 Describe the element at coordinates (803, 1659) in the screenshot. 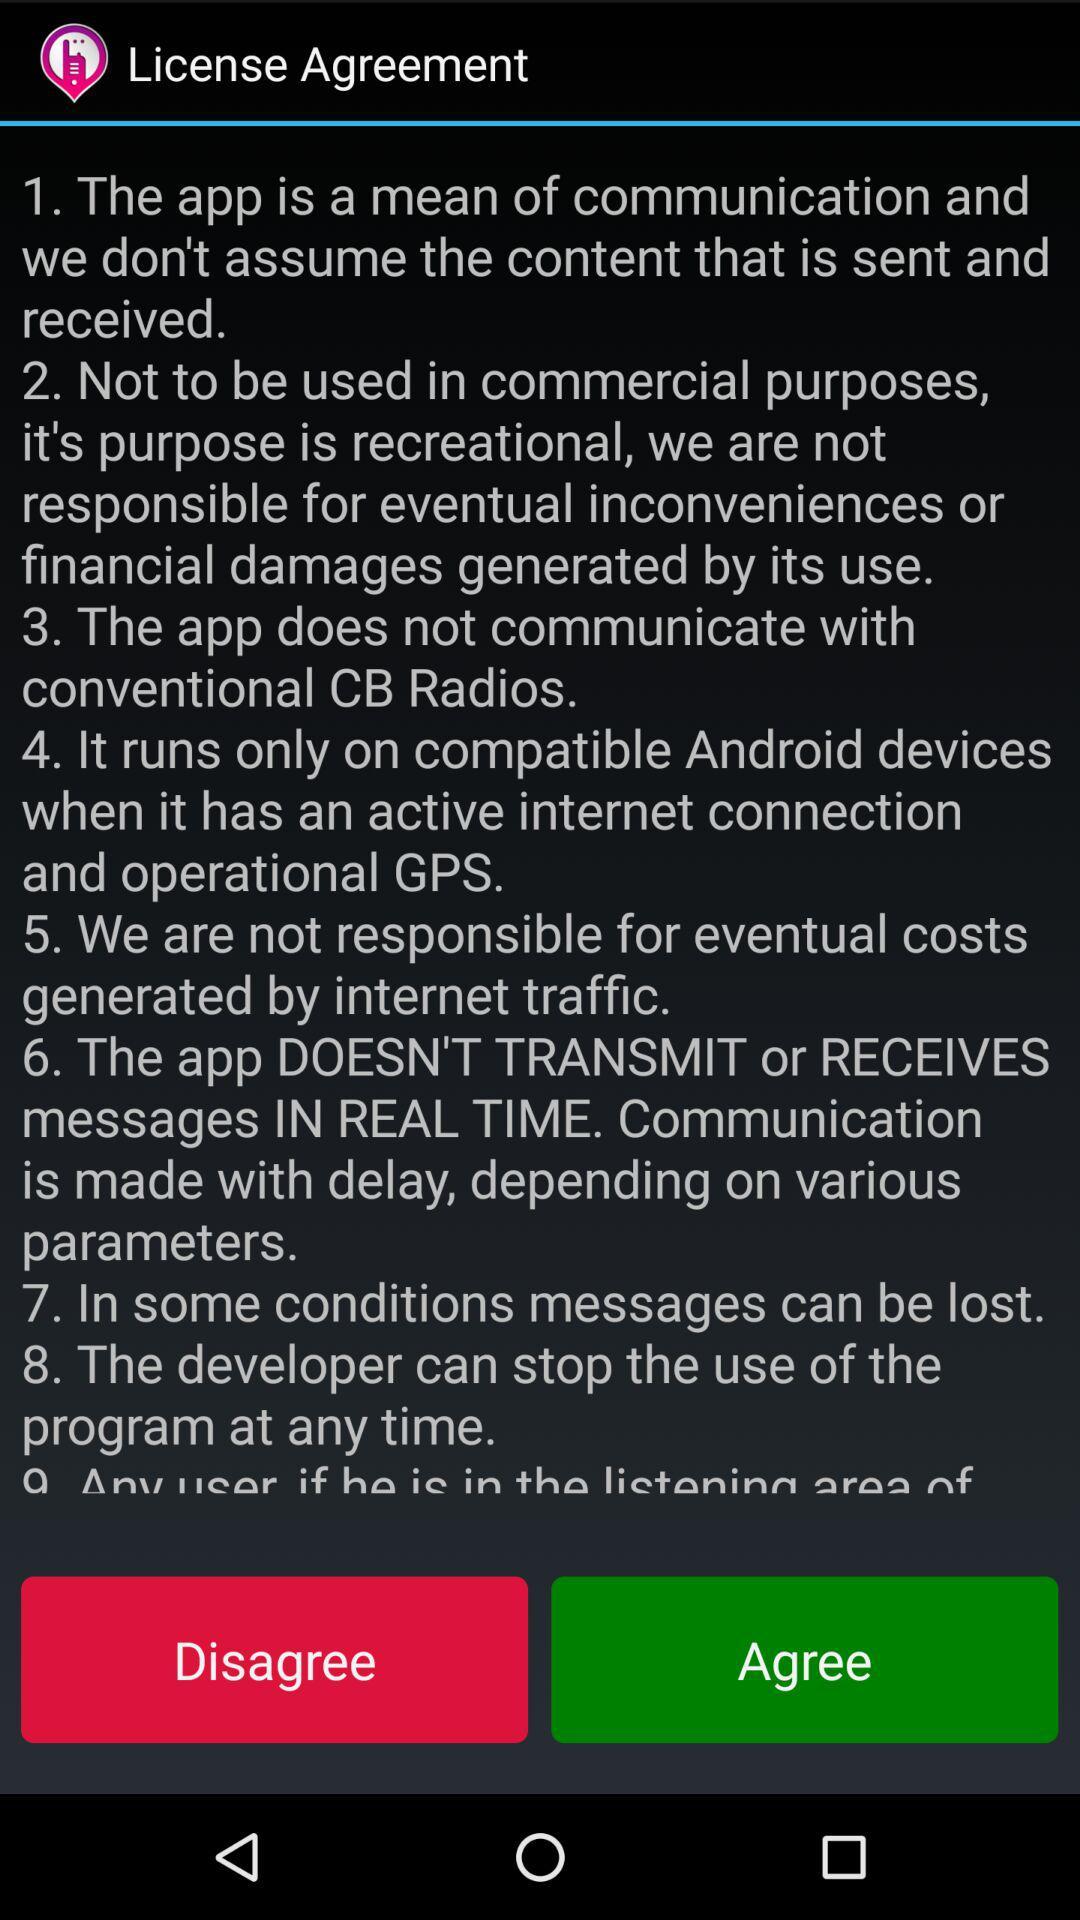

I see `the agree button` at that location.